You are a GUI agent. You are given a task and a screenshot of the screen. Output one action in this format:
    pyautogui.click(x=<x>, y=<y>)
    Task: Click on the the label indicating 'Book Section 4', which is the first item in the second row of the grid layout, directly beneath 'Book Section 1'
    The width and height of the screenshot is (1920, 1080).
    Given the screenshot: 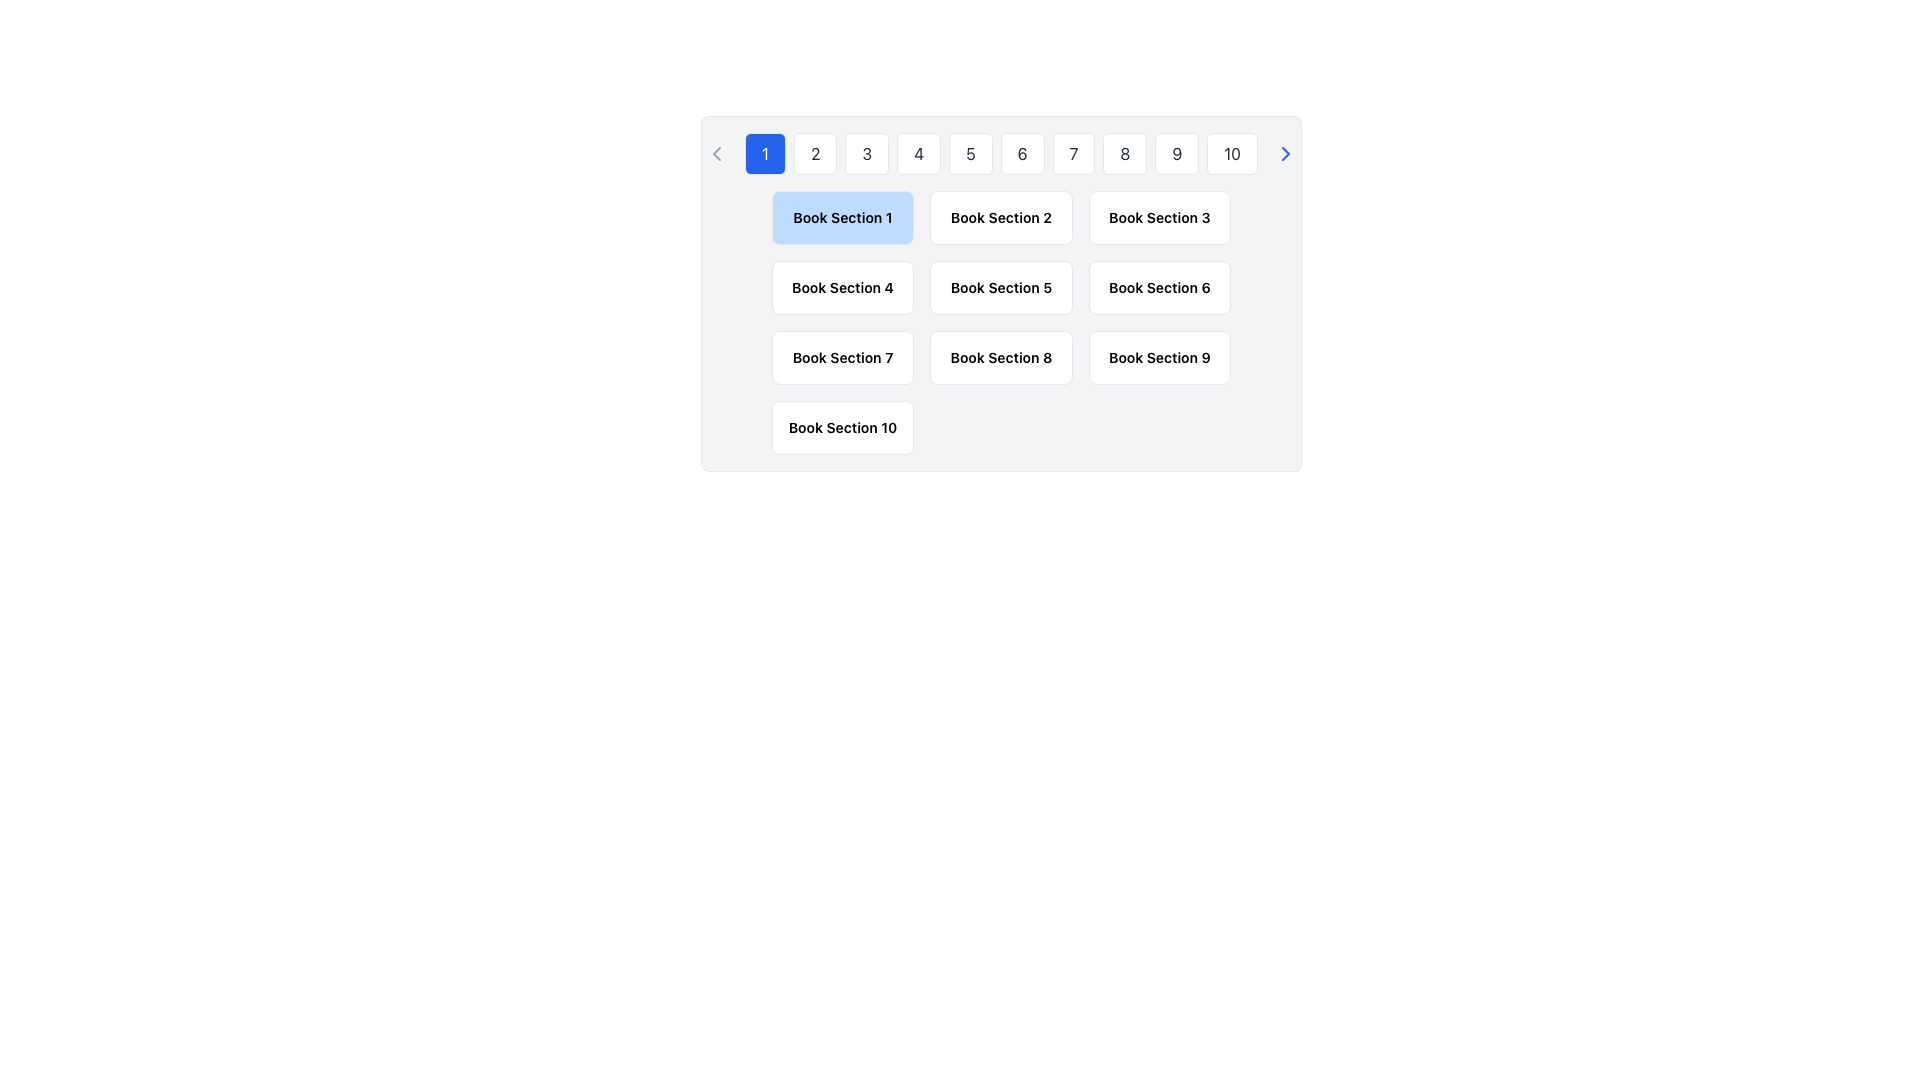 What is the action you would take?
    pyautogui.click(x=843, y=288)
    